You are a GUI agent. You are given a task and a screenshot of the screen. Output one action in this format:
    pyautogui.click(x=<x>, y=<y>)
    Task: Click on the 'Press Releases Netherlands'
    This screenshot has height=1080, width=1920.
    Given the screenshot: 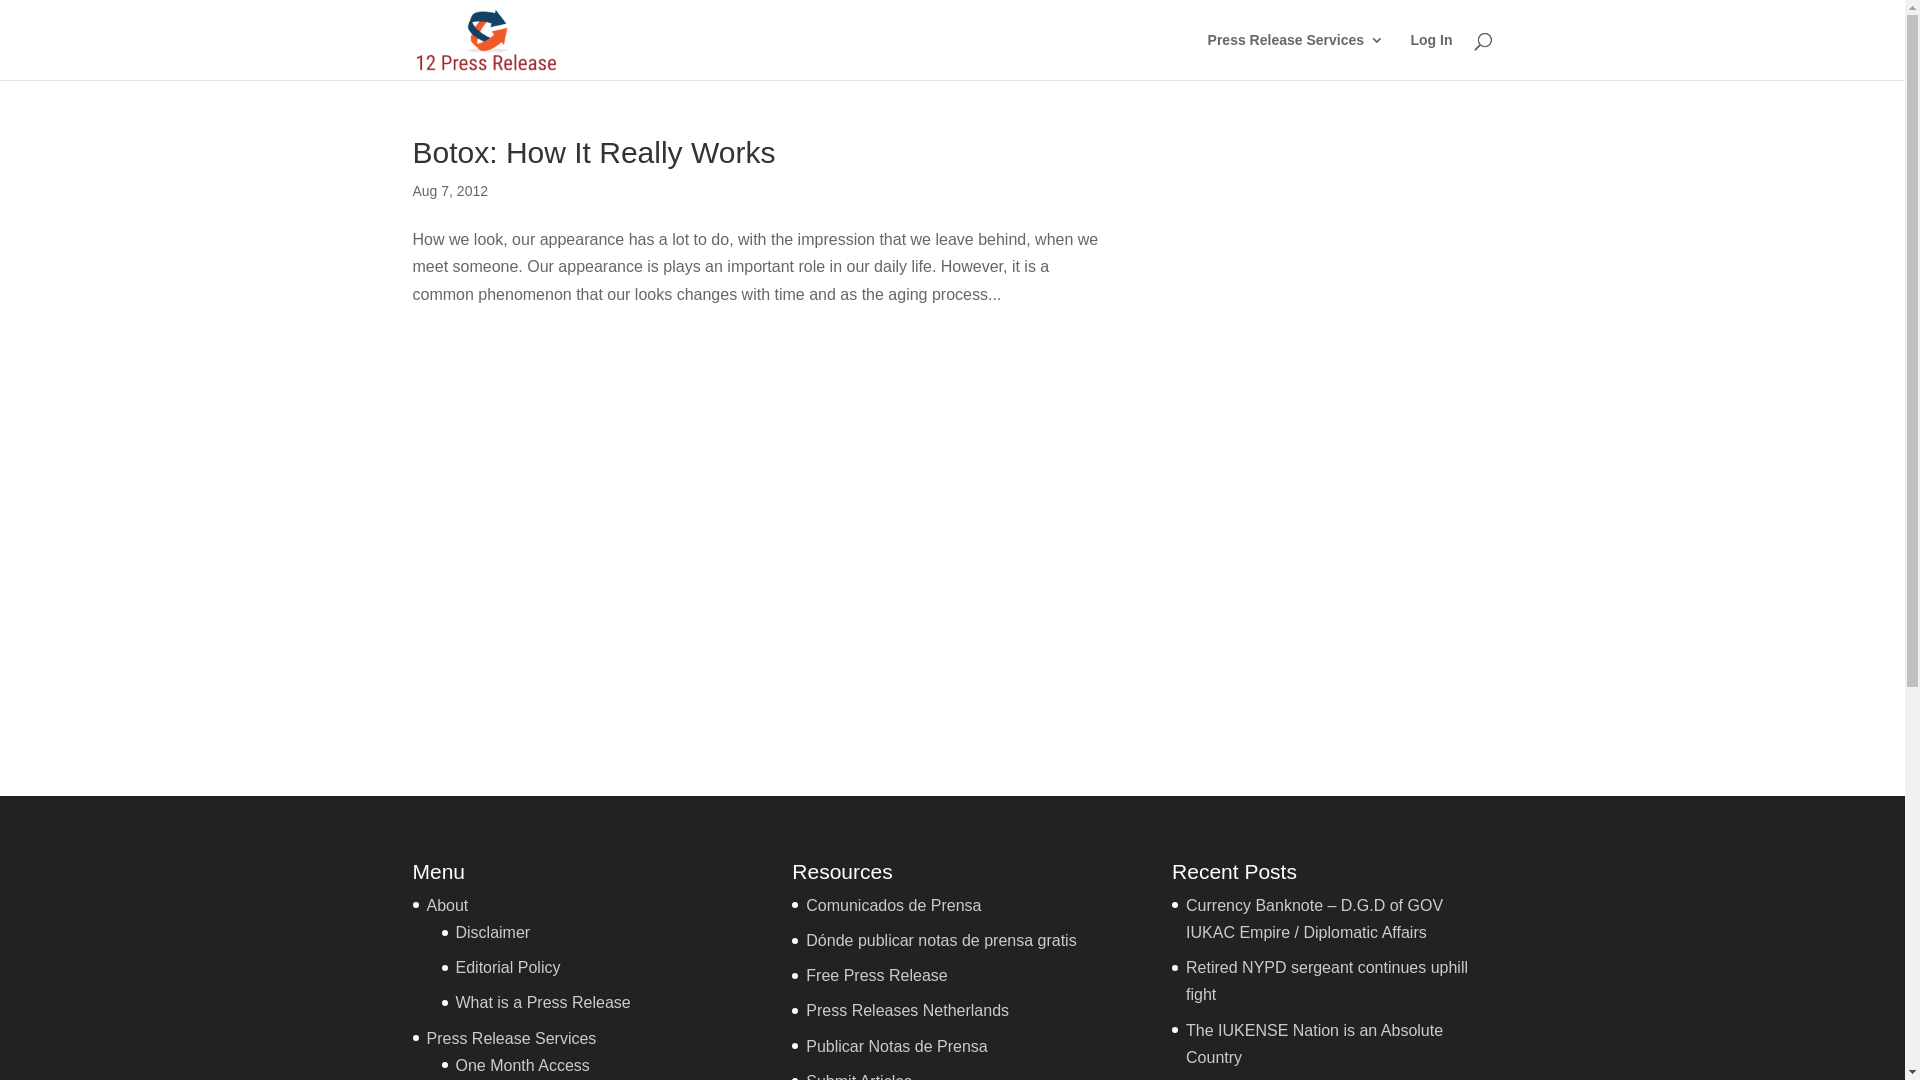 What is the action you would take?
    pyautogui.click(x=906, y=1010)
    